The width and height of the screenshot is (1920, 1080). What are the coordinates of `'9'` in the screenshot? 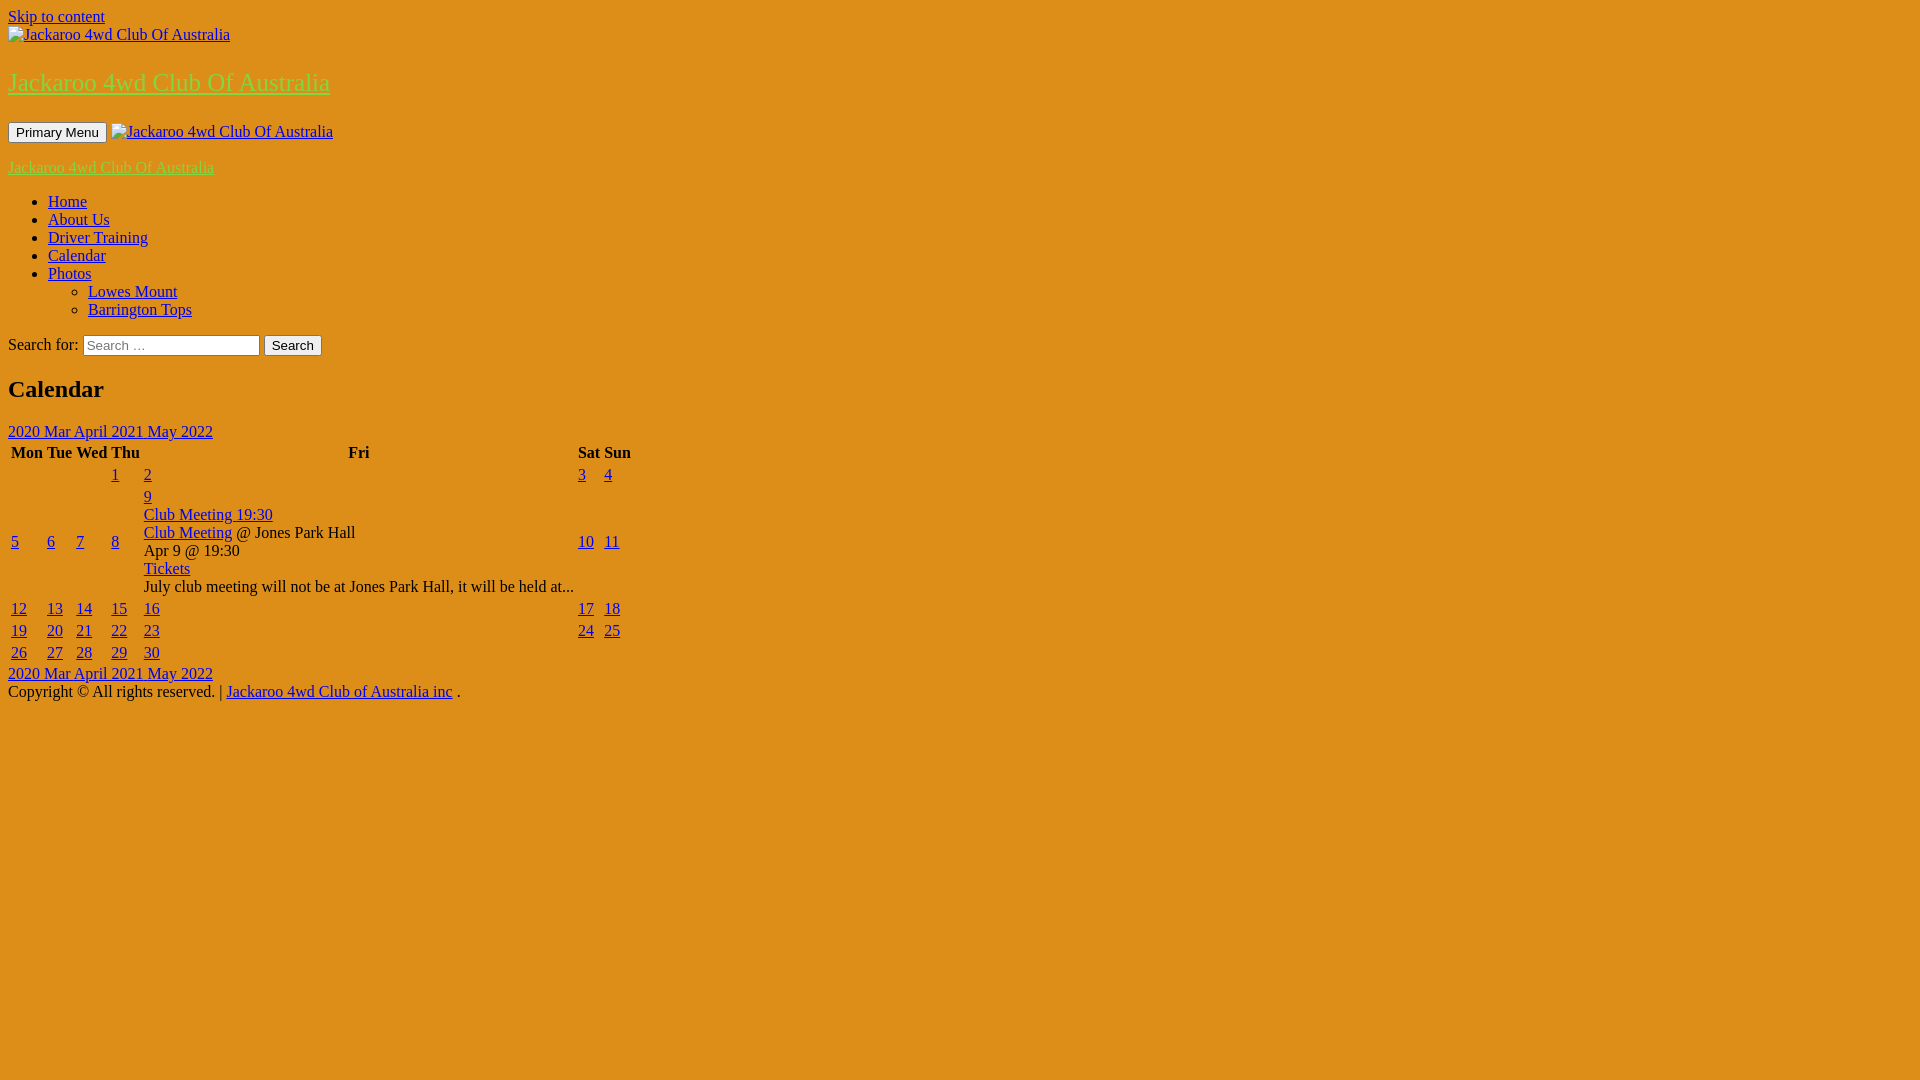 It's located at (147, 495).